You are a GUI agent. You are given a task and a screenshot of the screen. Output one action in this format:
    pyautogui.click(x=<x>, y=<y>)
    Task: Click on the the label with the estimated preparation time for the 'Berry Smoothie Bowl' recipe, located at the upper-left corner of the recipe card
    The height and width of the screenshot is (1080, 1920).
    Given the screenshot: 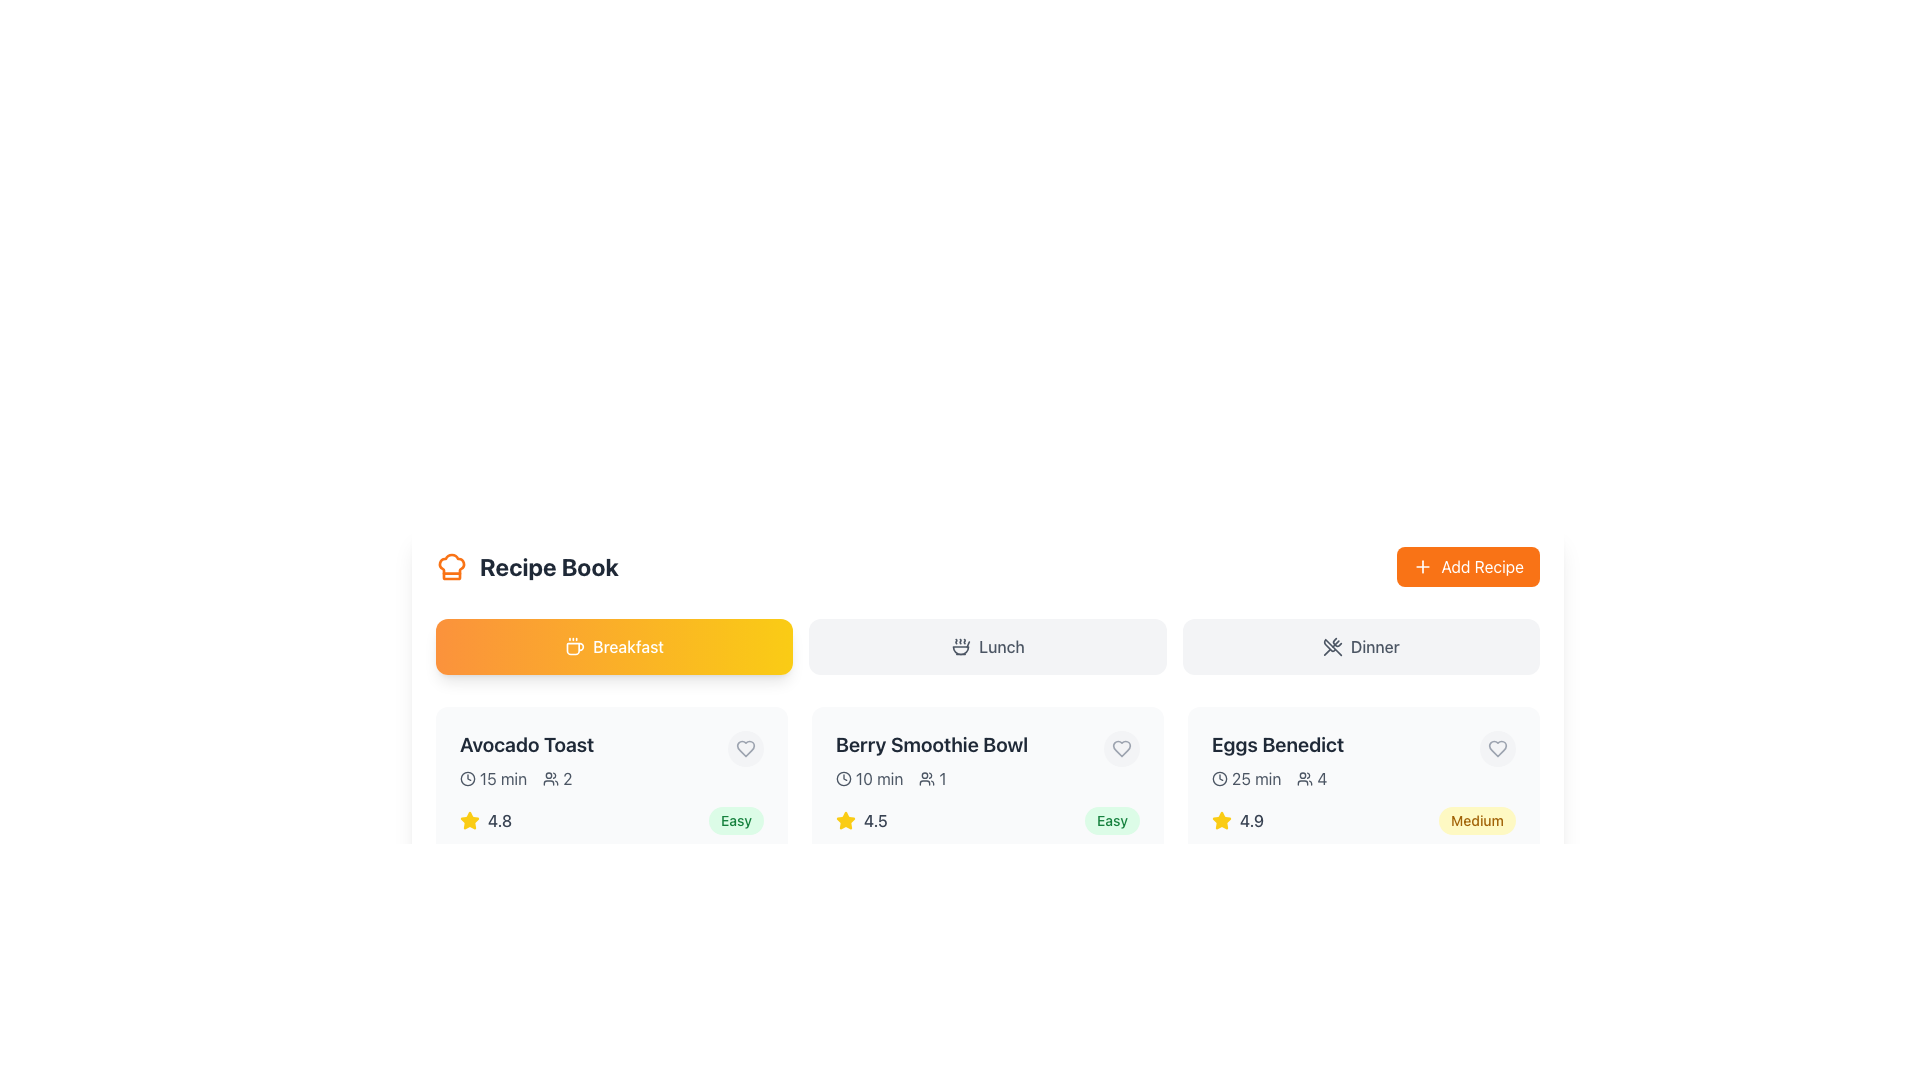 What is the action you would take?
    pyautogui.click(x=869, y=778)
    